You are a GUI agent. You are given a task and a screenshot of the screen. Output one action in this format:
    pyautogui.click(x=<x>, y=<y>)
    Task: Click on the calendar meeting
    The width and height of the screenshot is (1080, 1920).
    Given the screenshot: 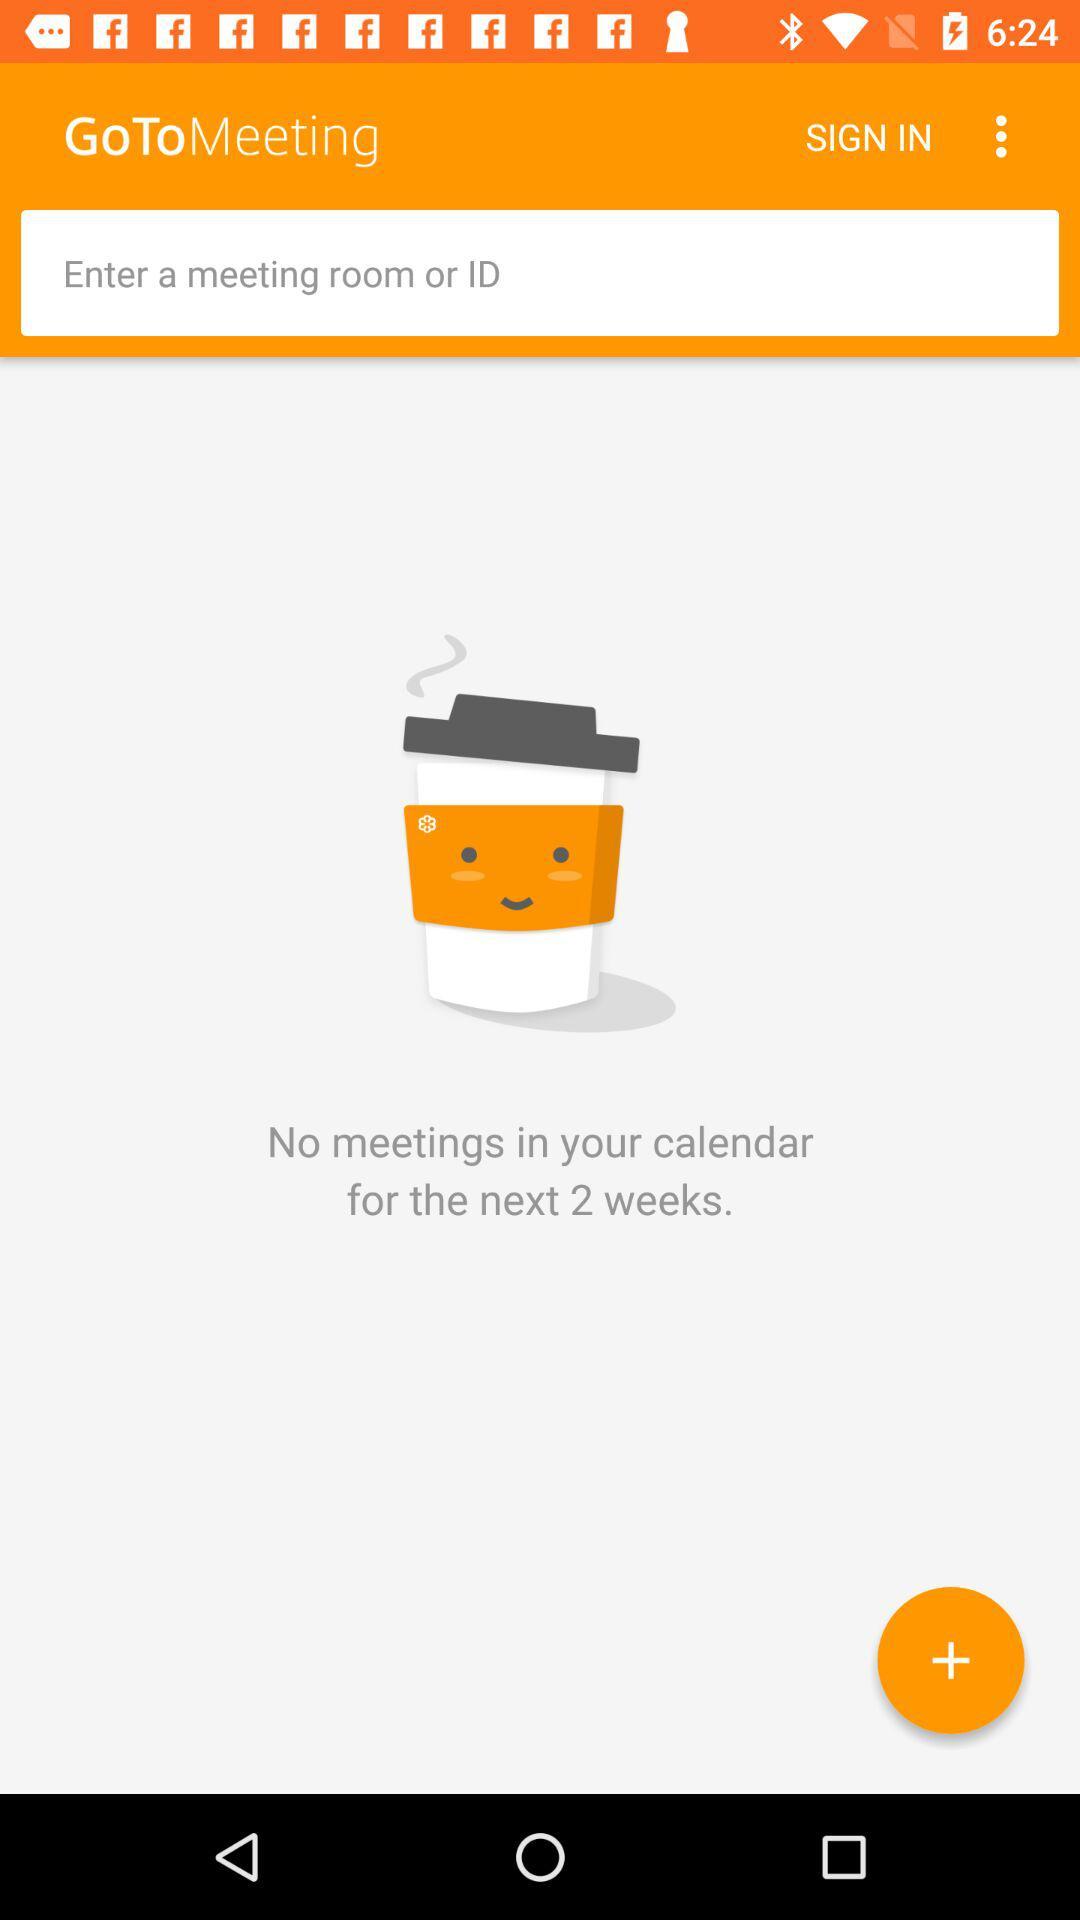 What is the action you would take?
    pyautogui.click(x=950, y=1660)
    